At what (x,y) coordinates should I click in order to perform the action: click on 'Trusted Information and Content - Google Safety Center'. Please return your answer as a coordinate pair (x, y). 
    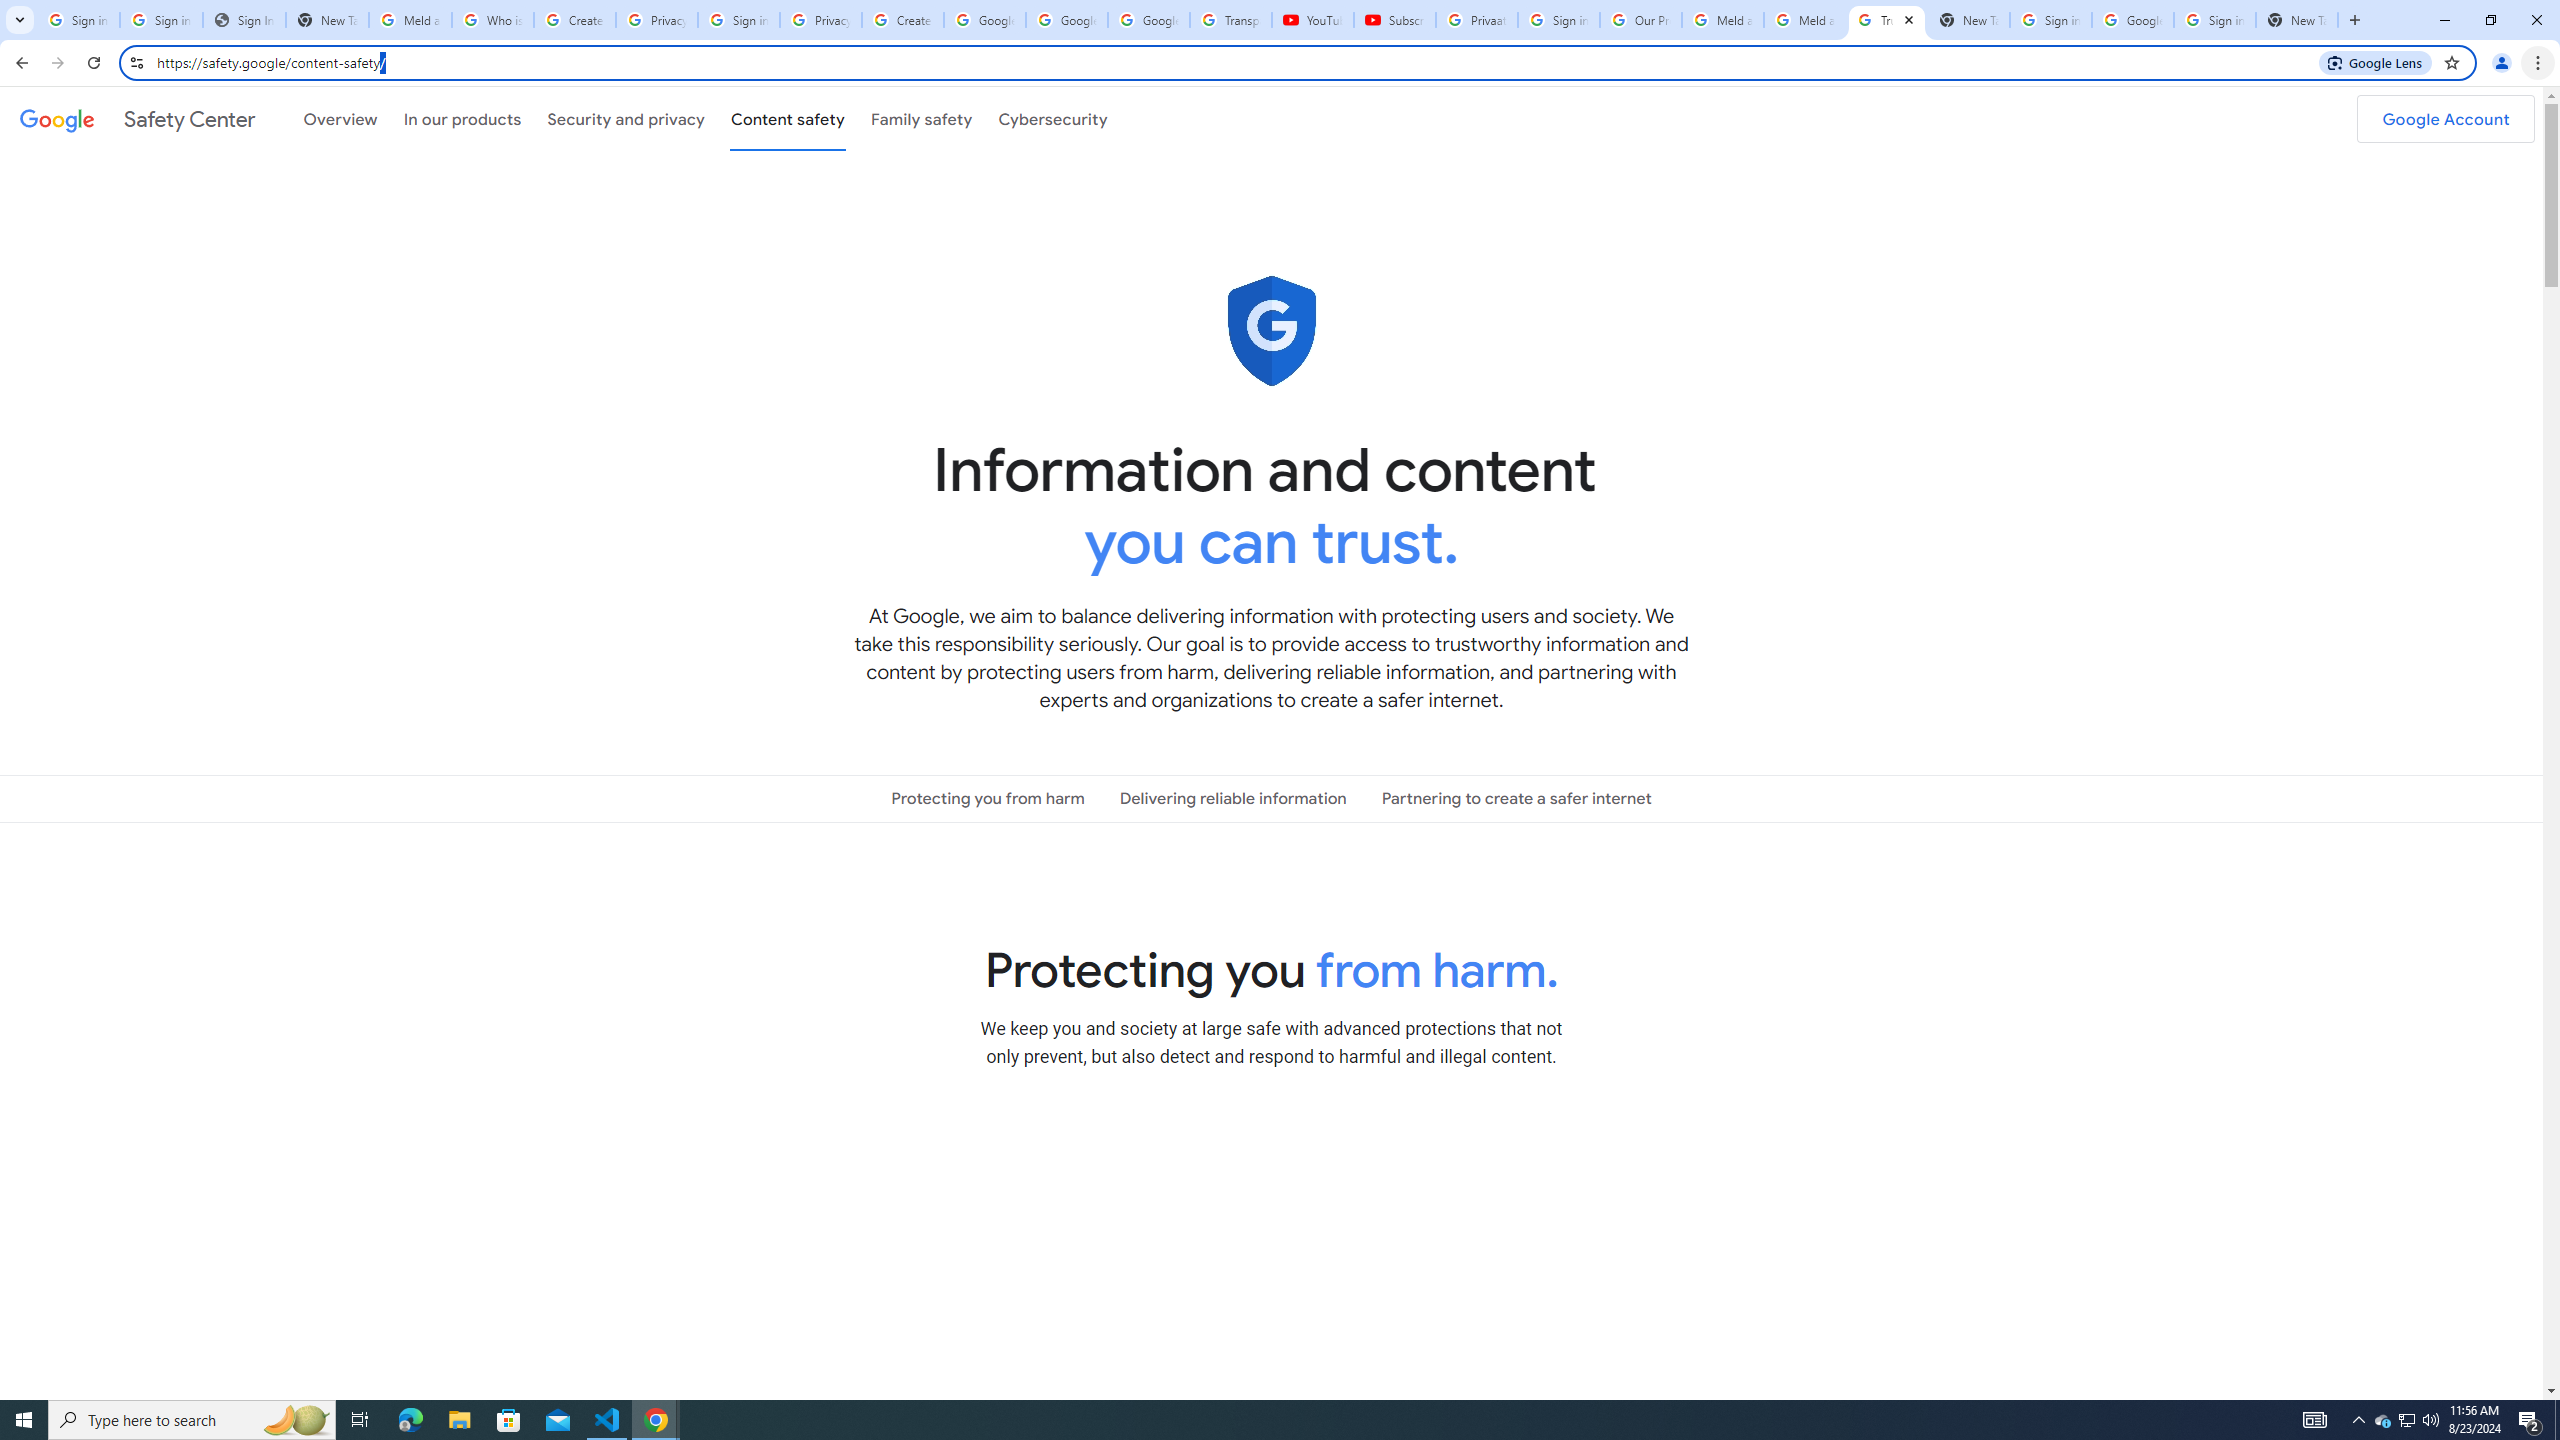
    Looking at the image, I should click on (1887, 19).